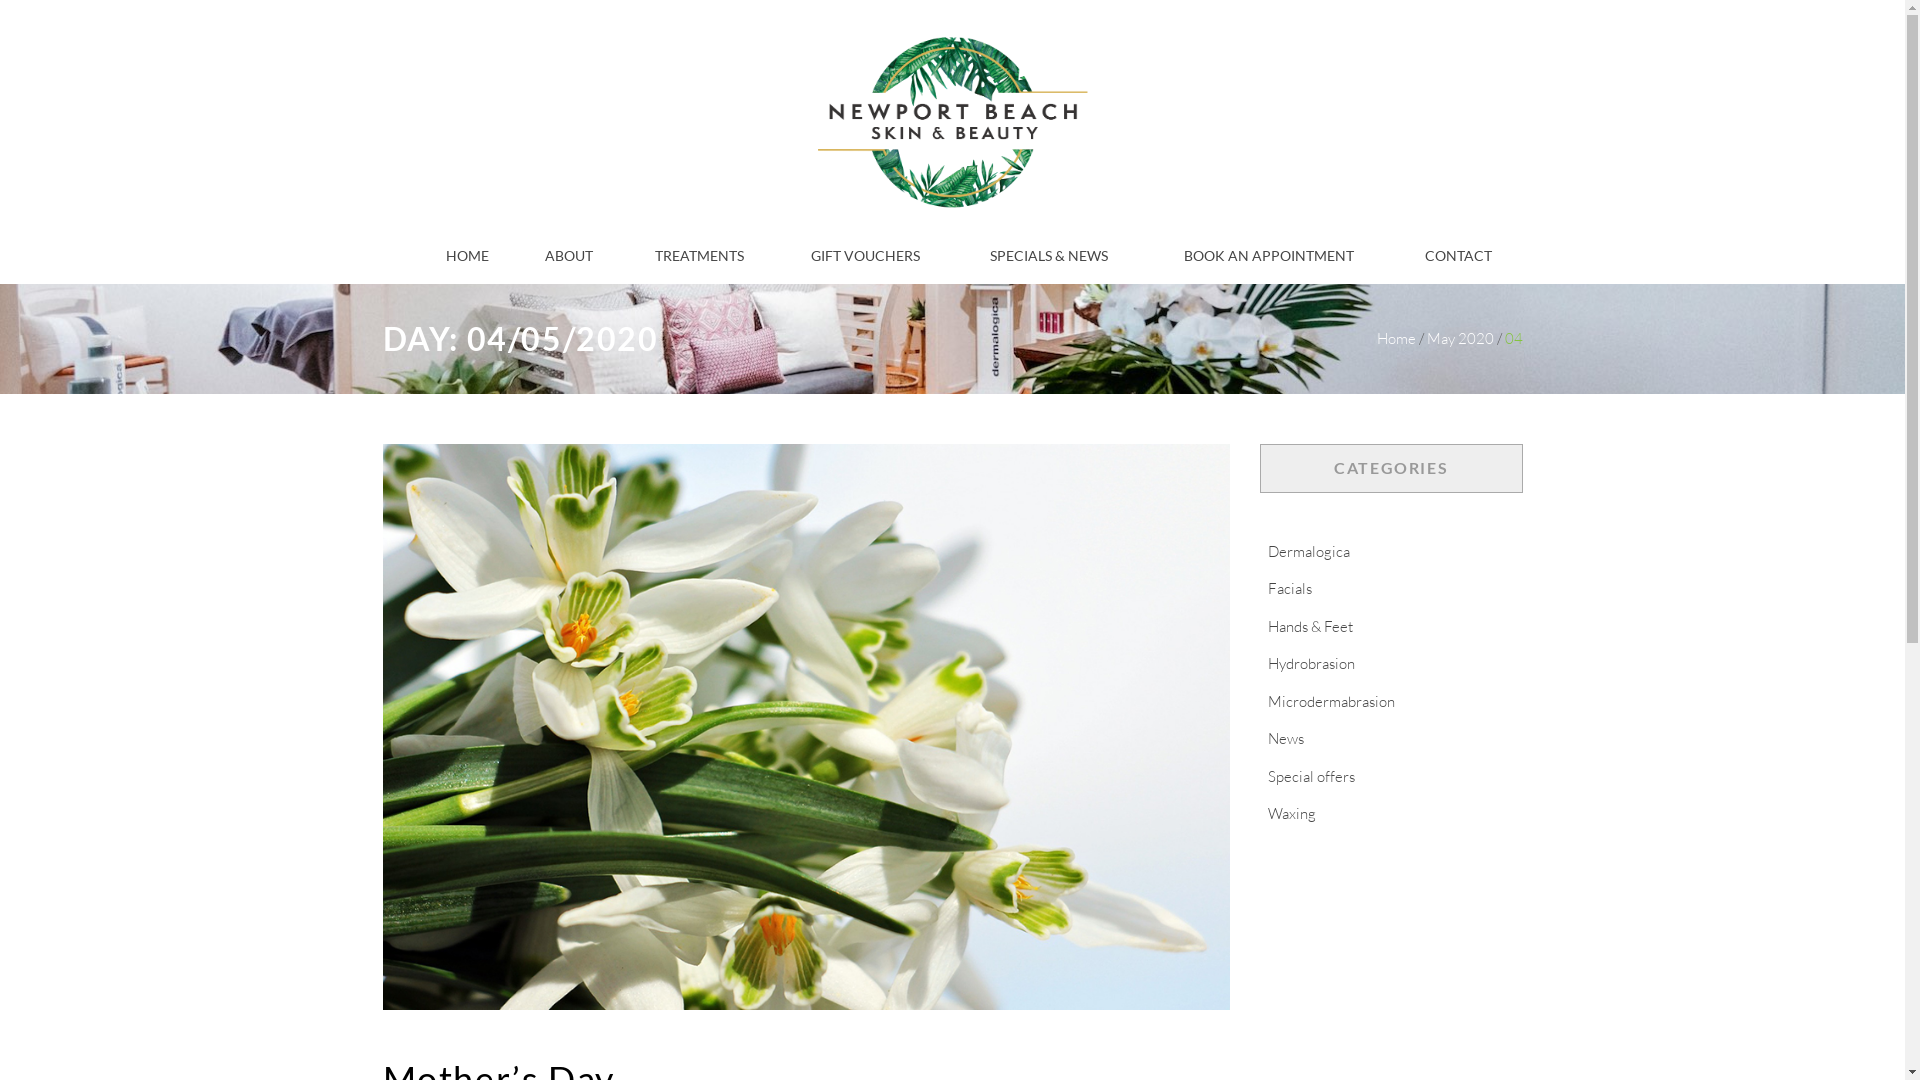 The width and height of the screenshot is (1920, 1080). Describe the element at coordinates (1311, 663) in the screenshot. I see `'Hydrobrasion'` at that location.